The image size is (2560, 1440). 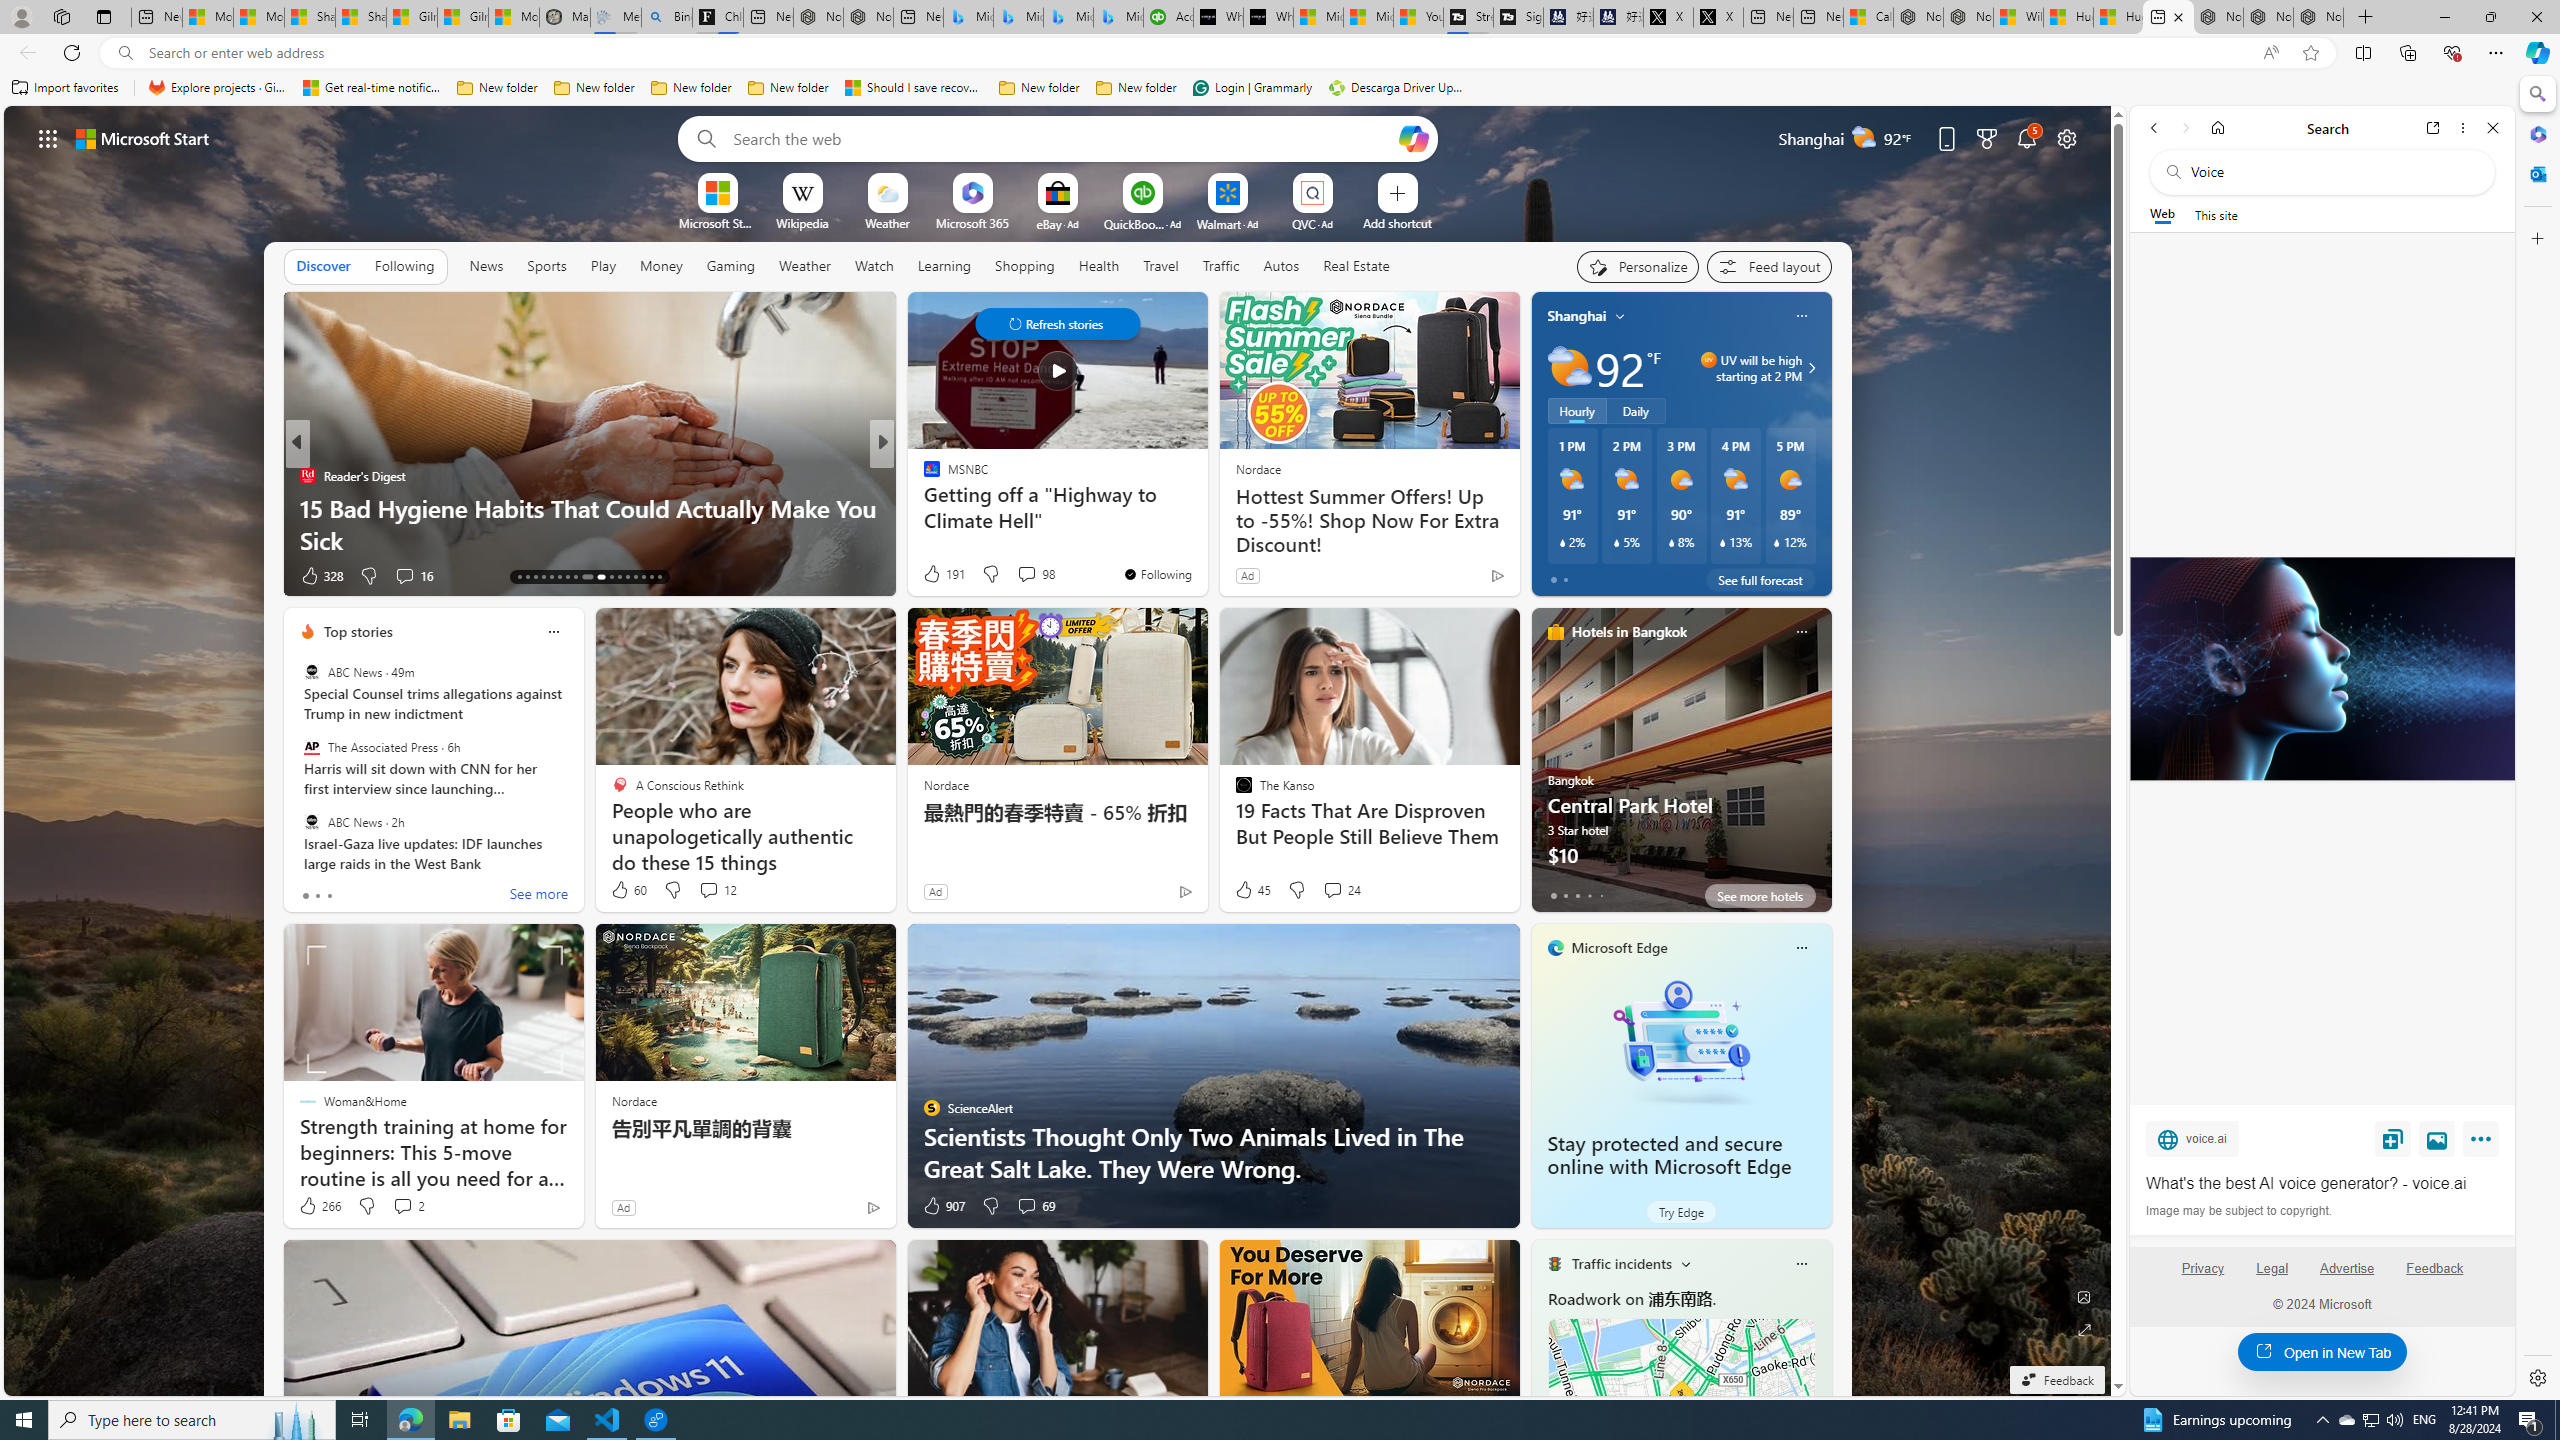 What do you see at coordinates (2392, 1137) in the screenshot?
I see `'Save'` at bounding box center [2392, 1137].